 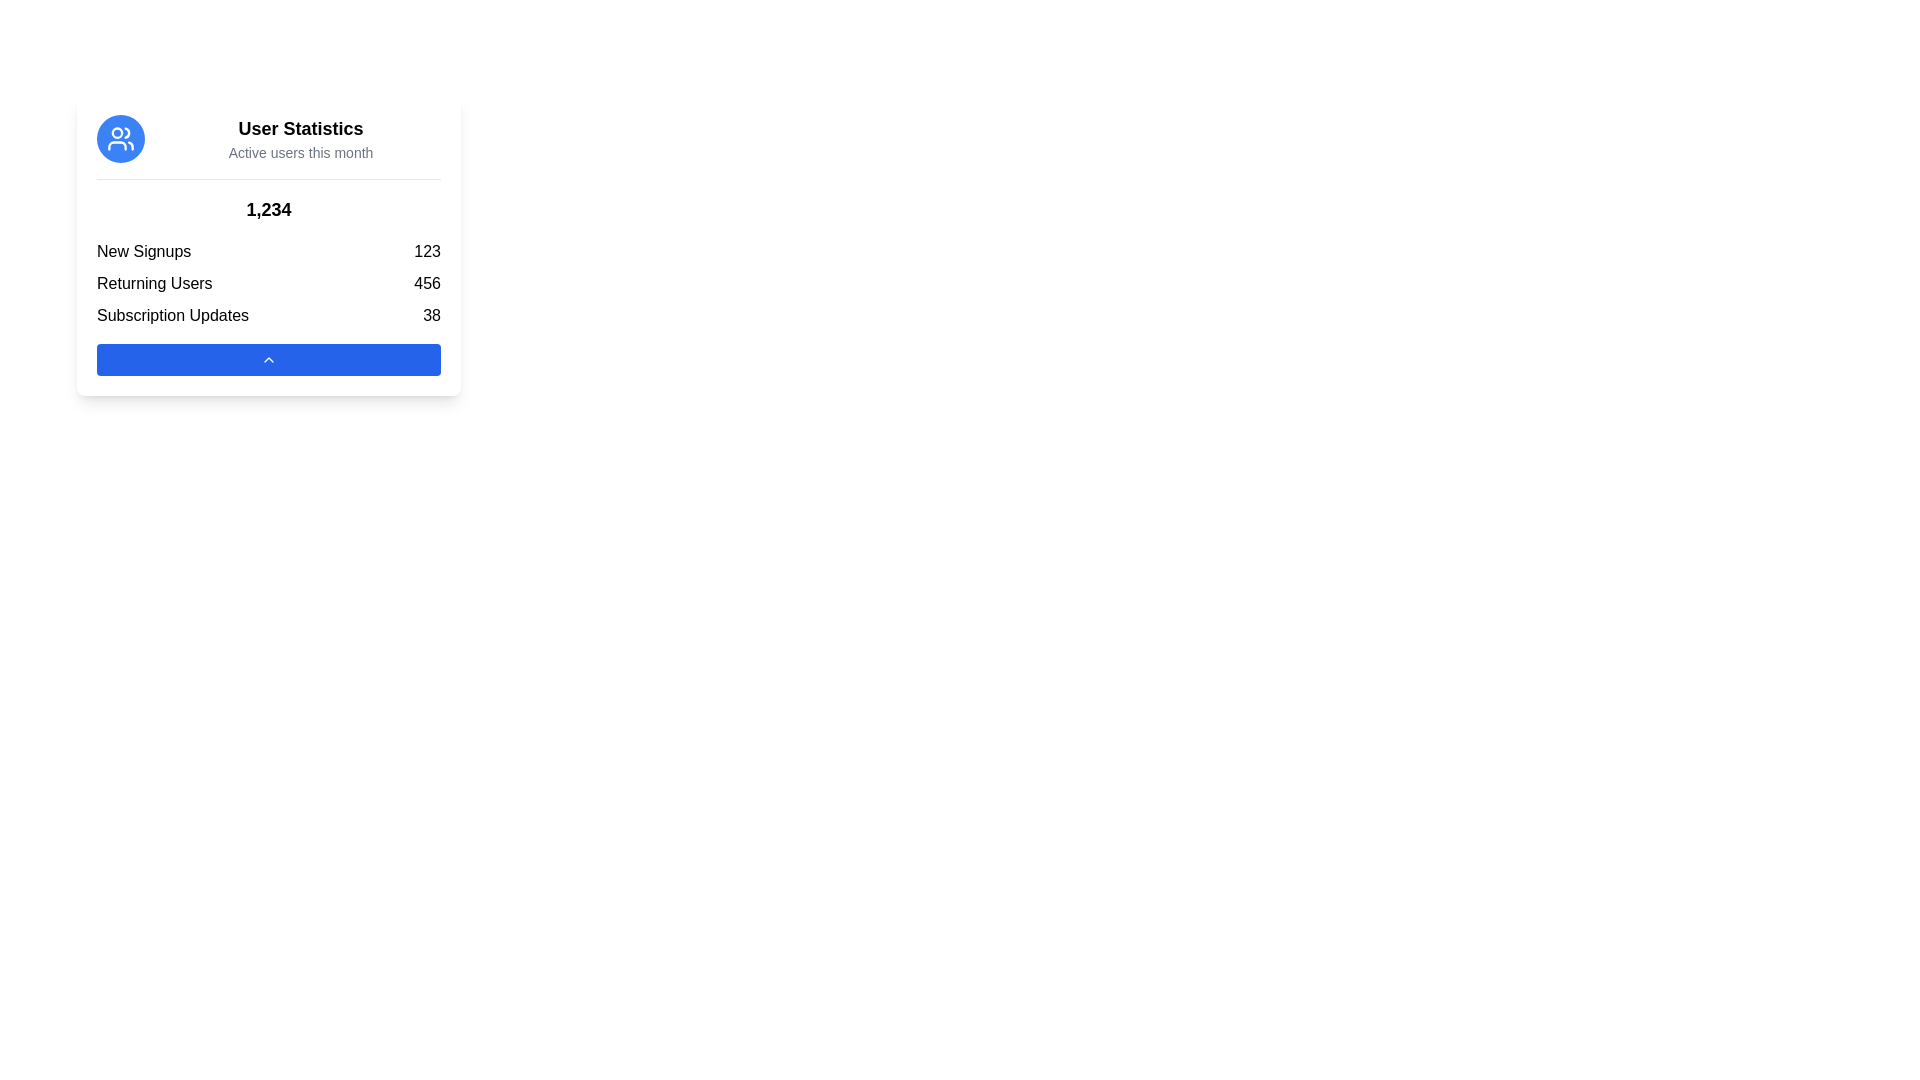 What do you see at coordinates (426, 250) in the screenshot?
I see `the numeric text '123' which is positioned to the right of the 'New Signups' label in the user statistics card` at bounding box center [426, 250].